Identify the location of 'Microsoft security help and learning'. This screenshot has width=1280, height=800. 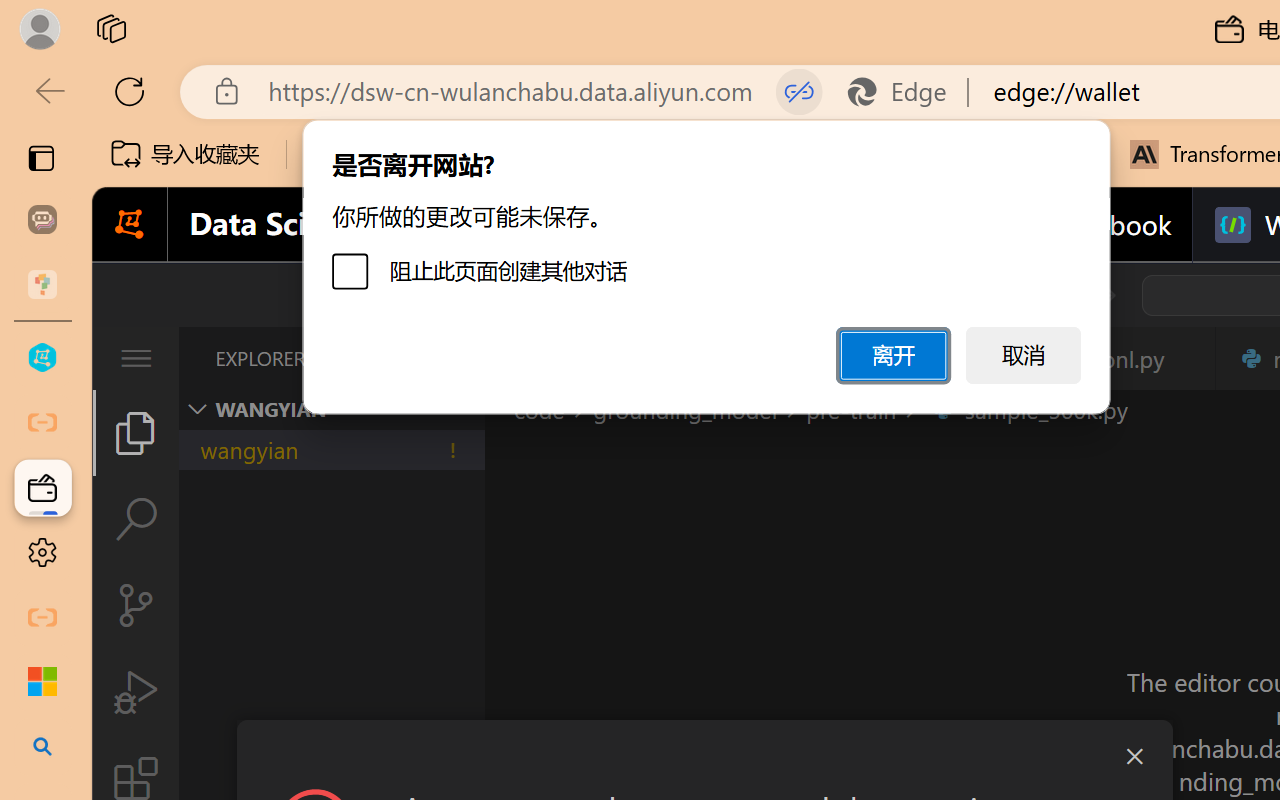
(42, 682).